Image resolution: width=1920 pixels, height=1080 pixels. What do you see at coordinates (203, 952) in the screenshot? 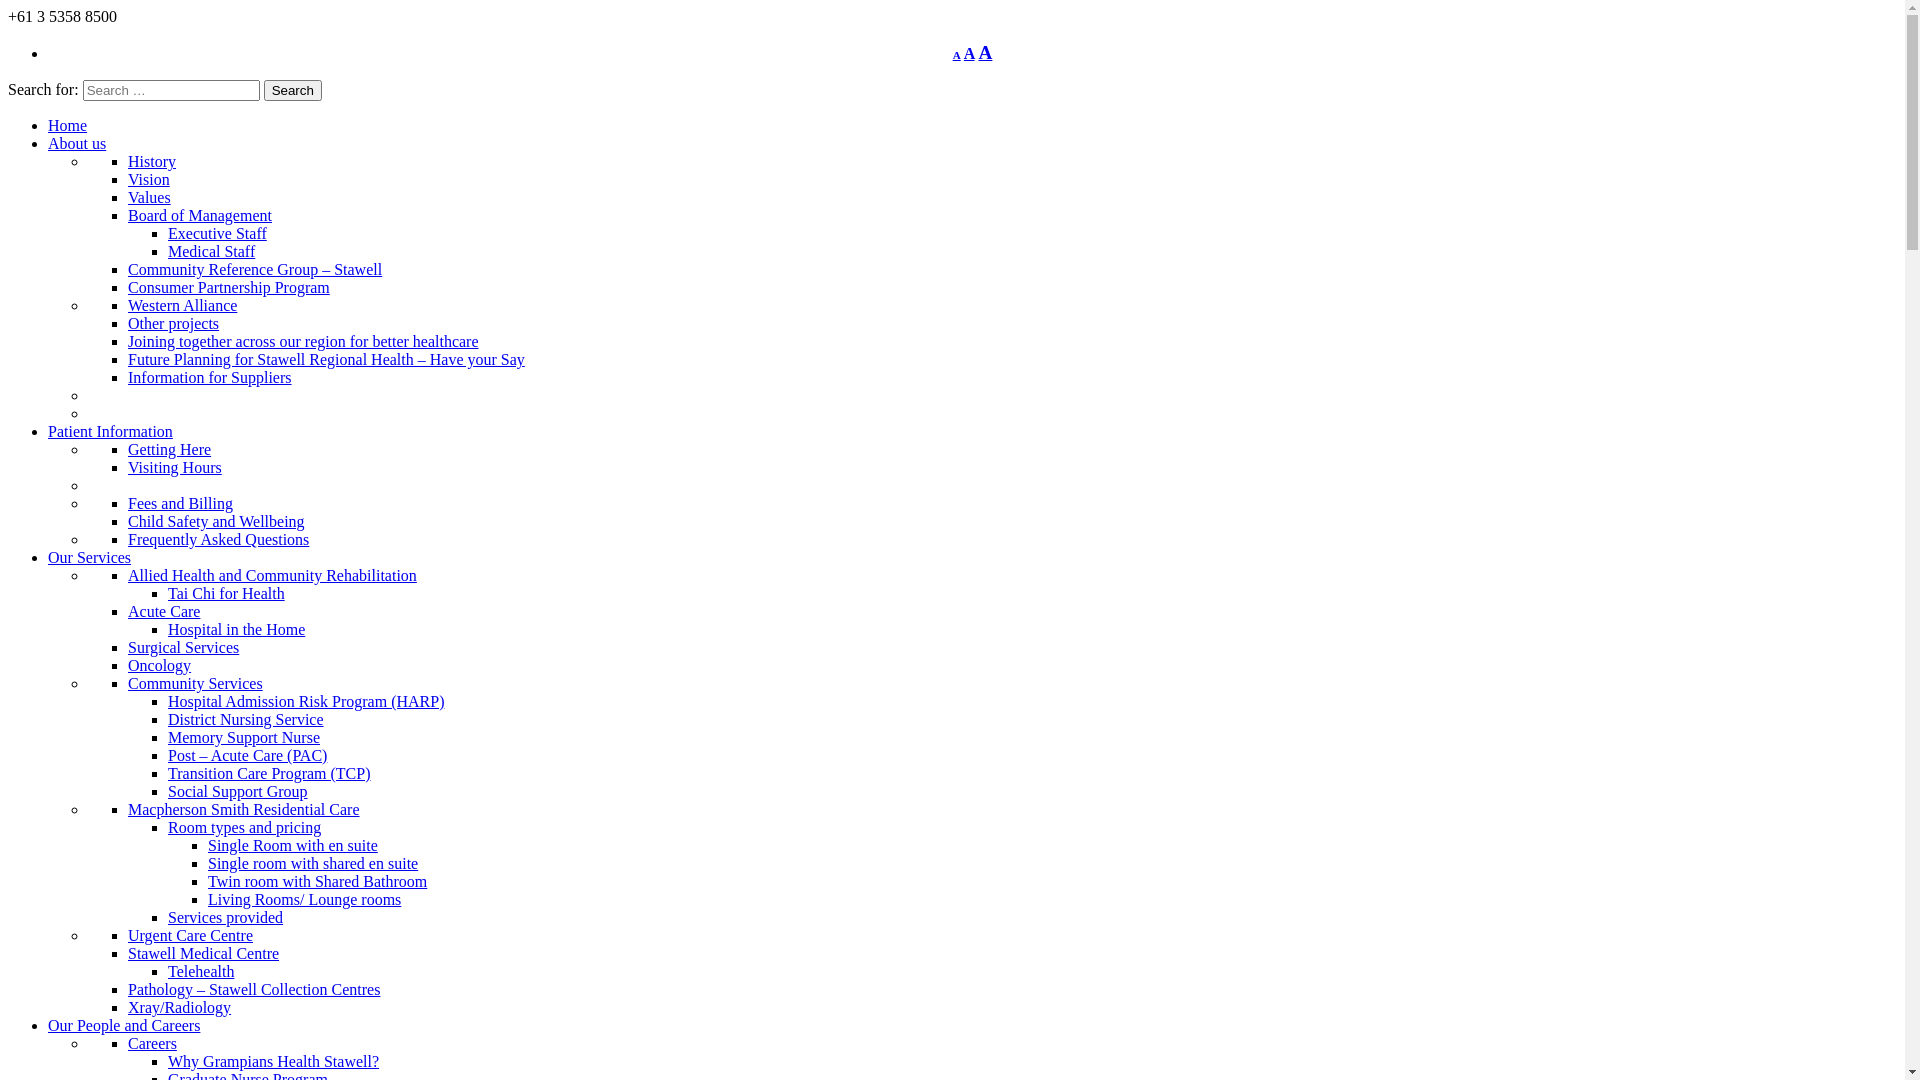
I see `'Stawell Medical Centre'` at bounding box center [203, 952].